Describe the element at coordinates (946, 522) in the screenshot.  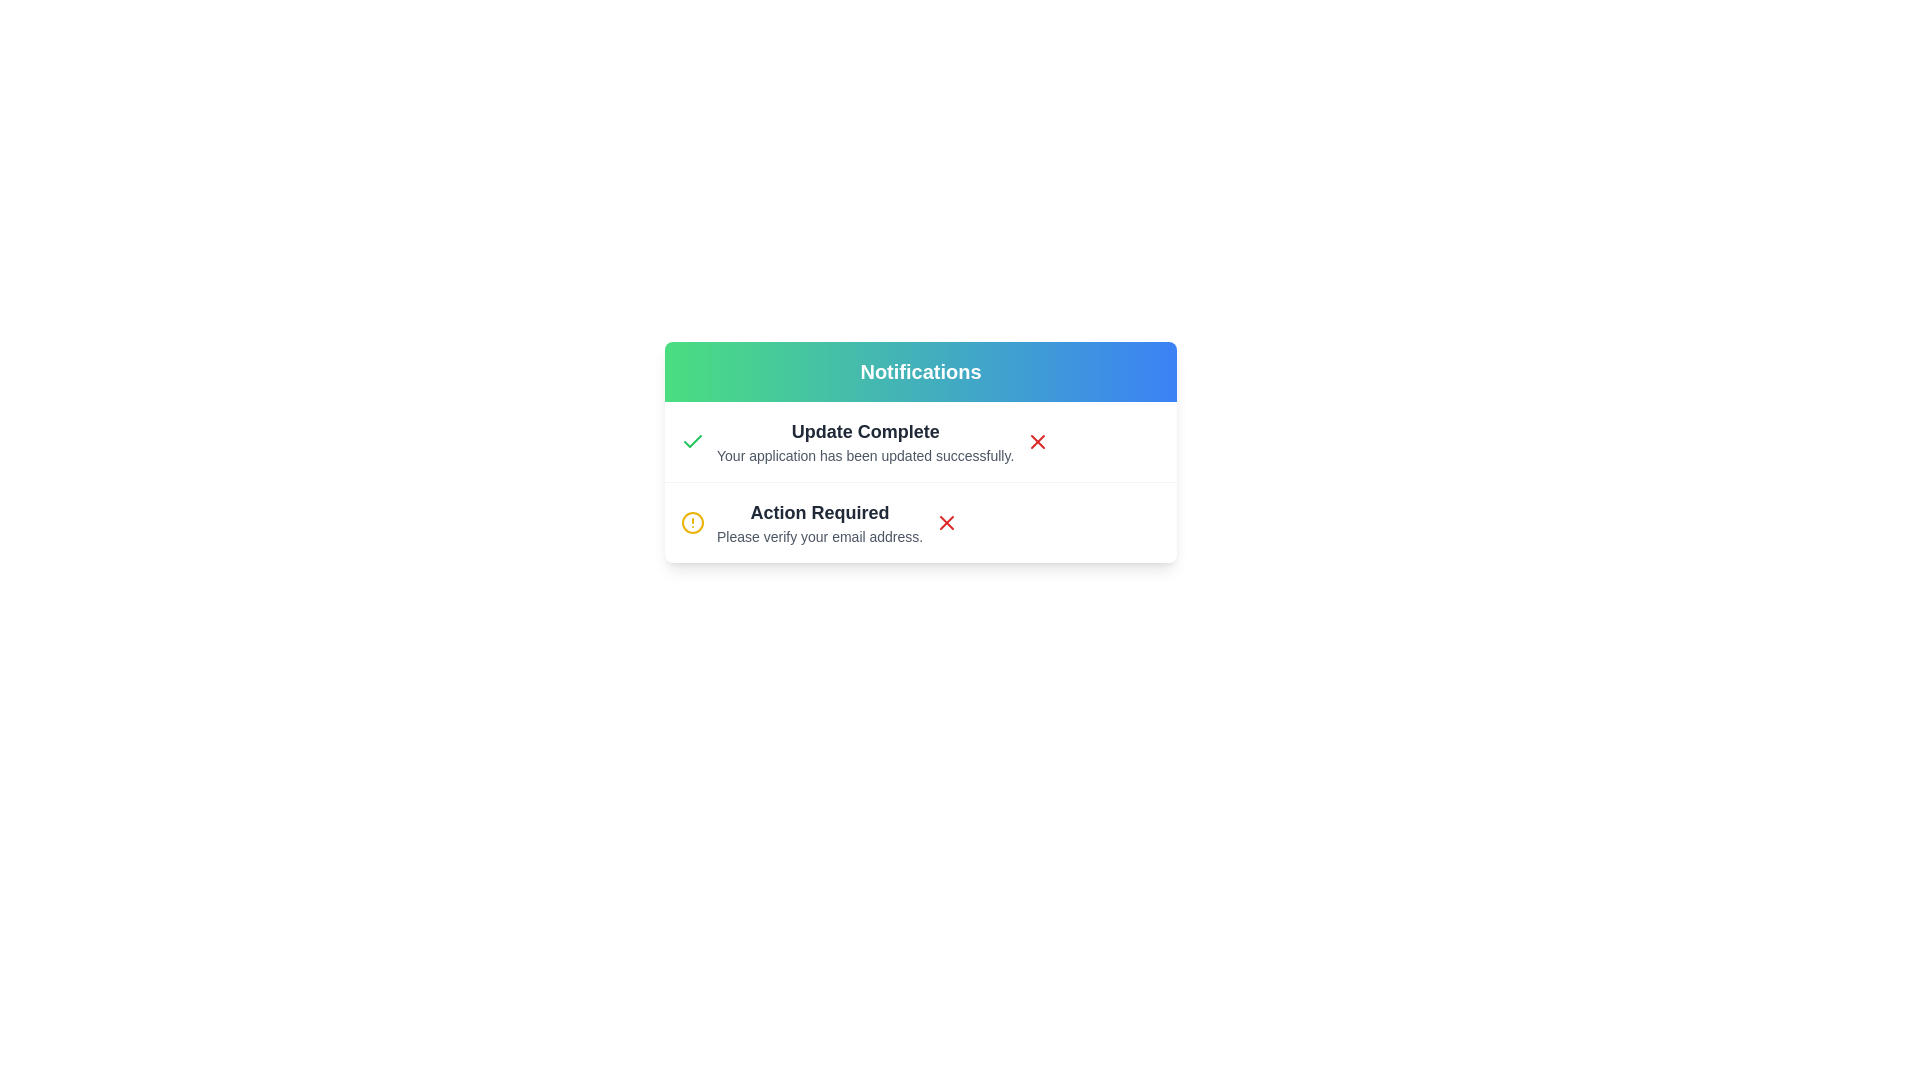
I see `the close icon located to the right of the 'Update Complete' message in the notifications box` at that location.